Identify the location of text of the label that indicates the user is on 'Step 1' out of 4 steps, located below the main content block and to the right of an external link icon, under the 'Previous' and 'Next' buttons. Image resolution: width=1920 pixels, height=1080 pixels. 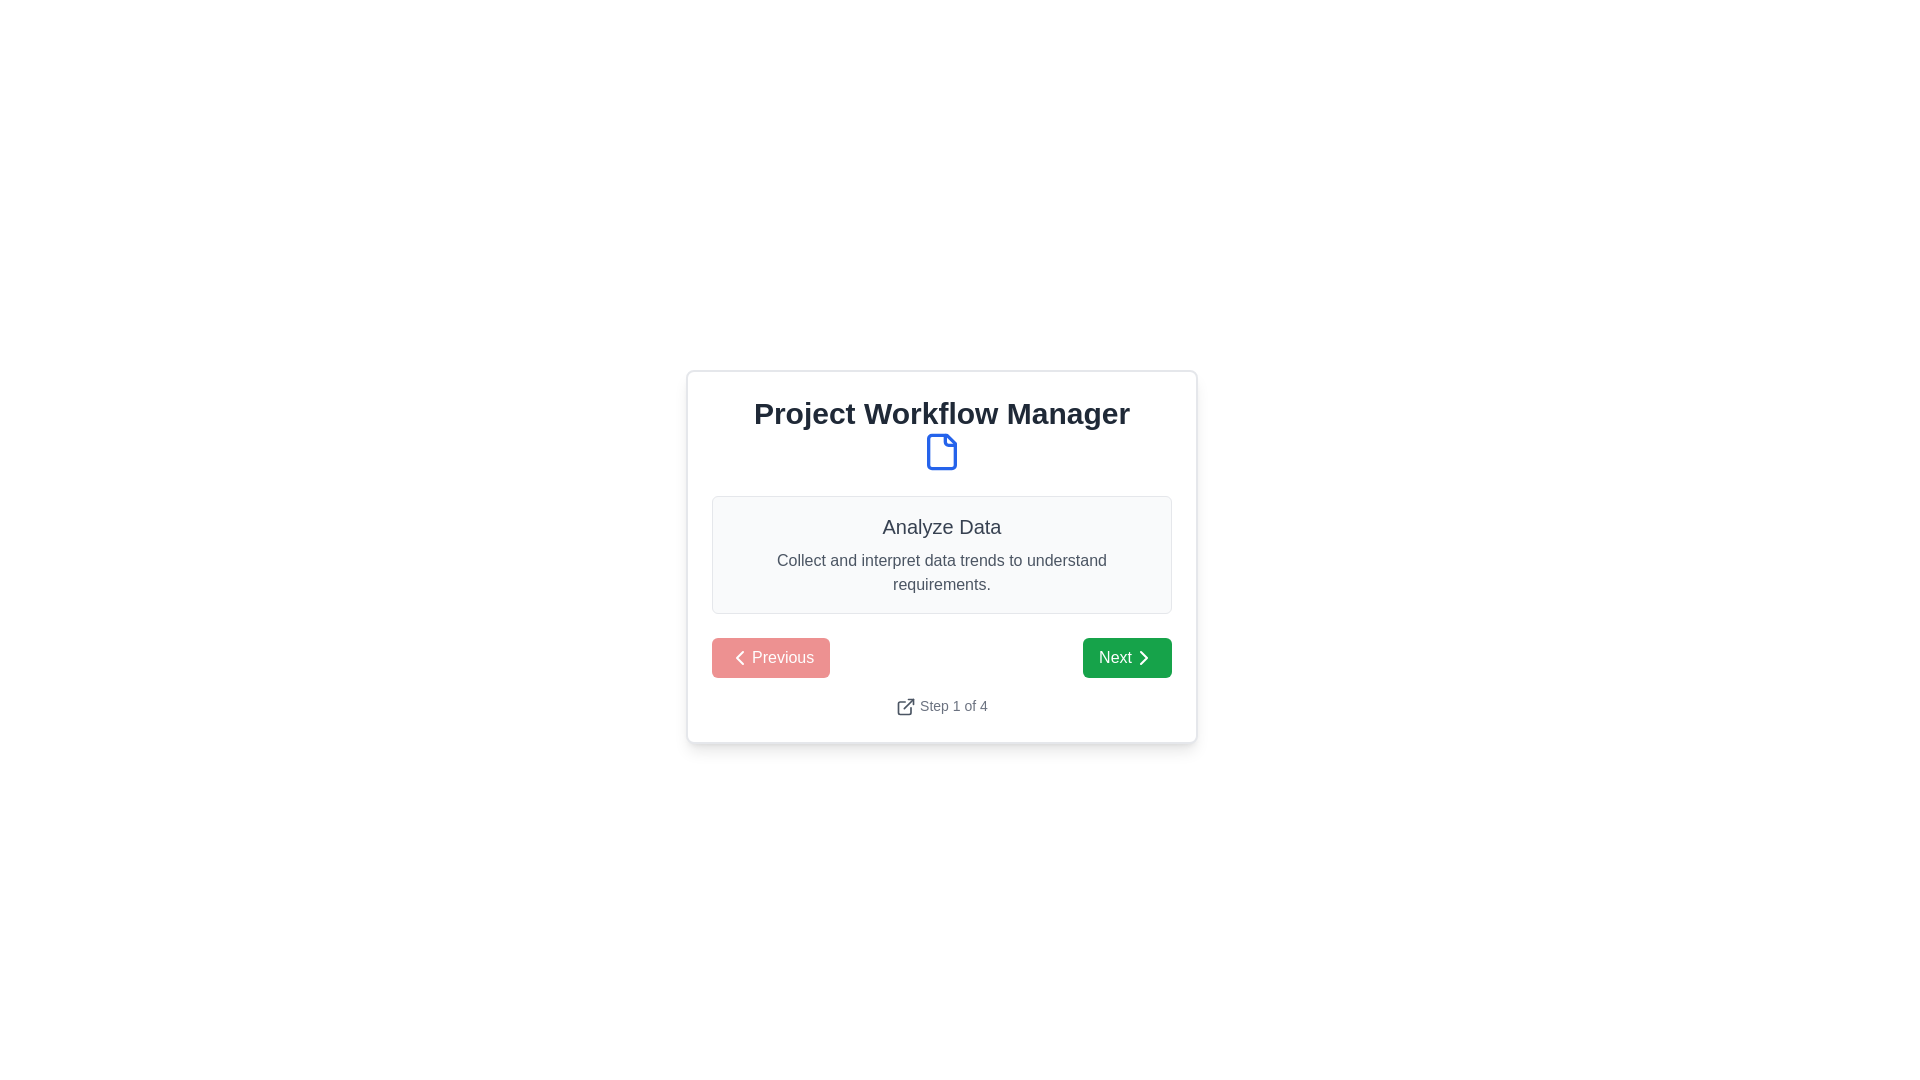
(953, 704).